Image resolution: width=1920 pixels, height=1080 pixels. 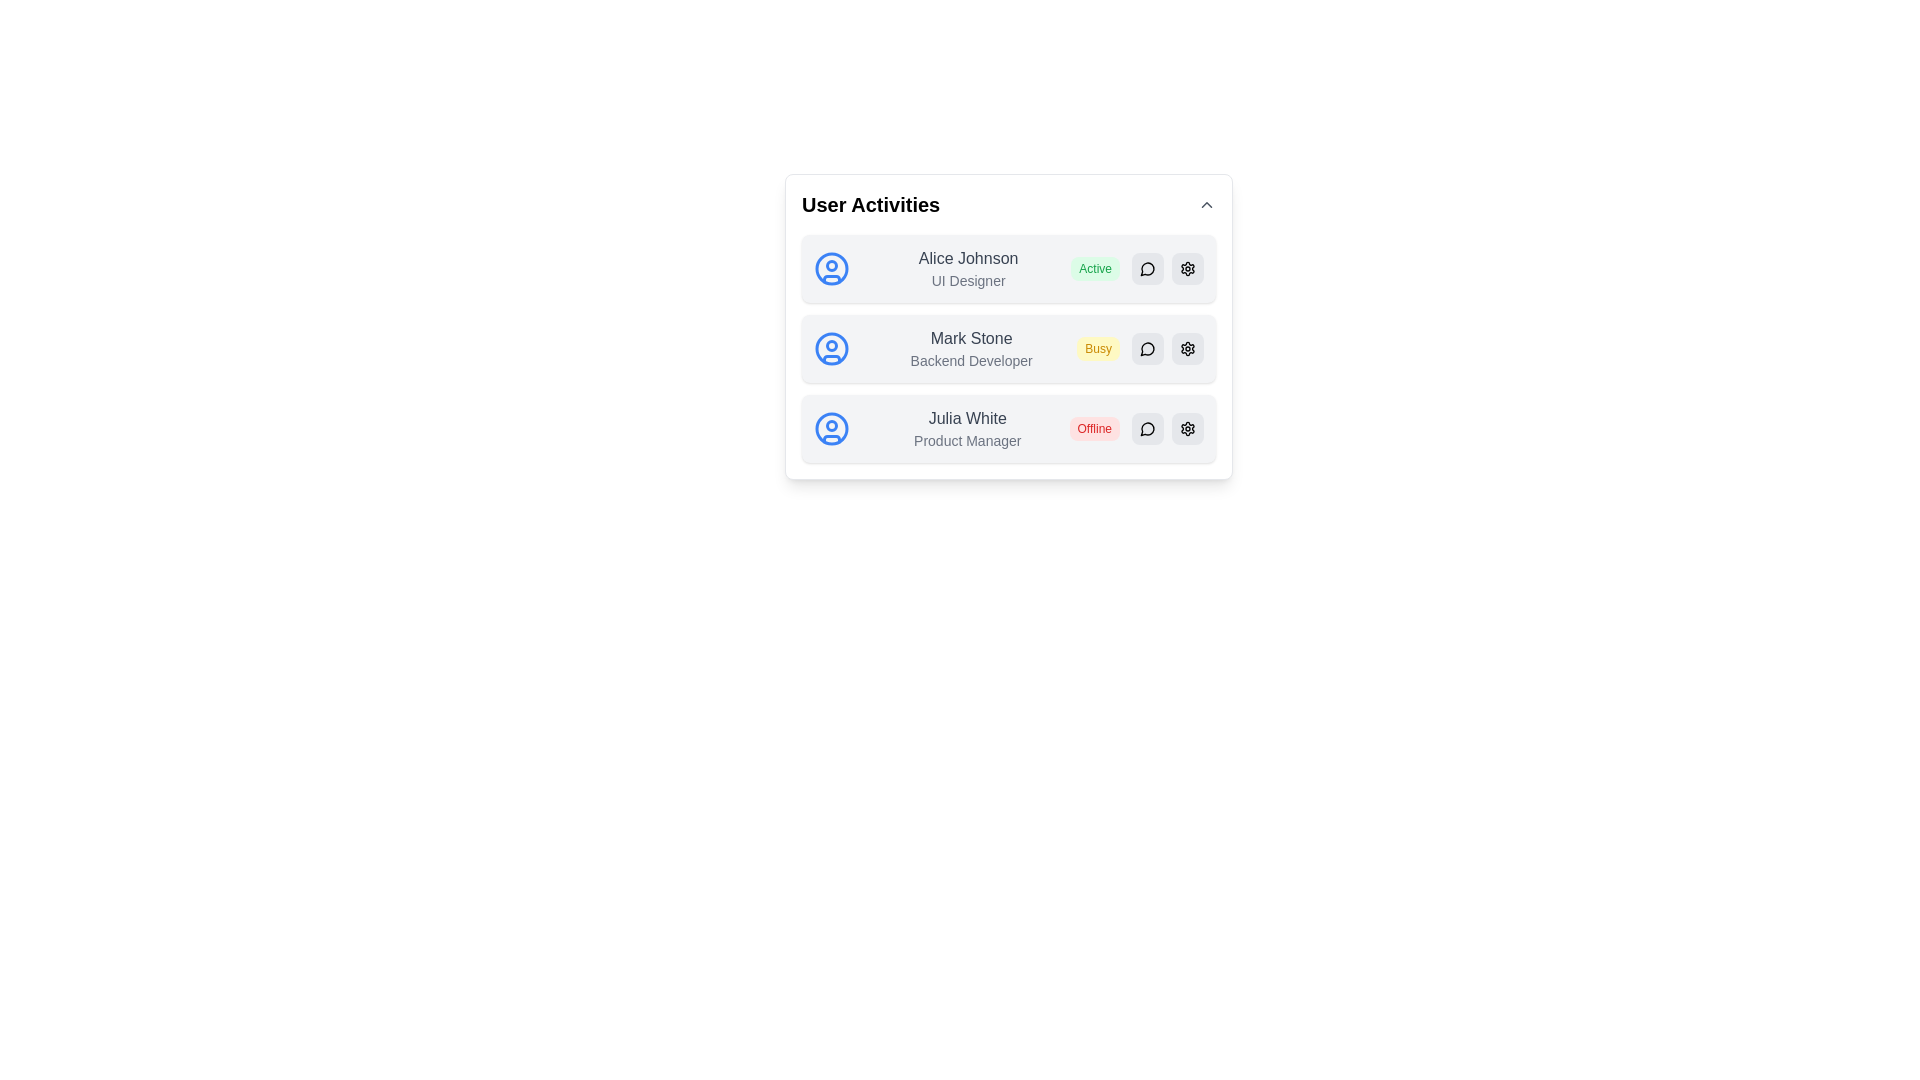 What do you see at coordinates (1205, 204) in the screenshot?
I see `the small upward arrow button in the top-right corner of the 'User Activities' section` at bounding box center [1205, 204].